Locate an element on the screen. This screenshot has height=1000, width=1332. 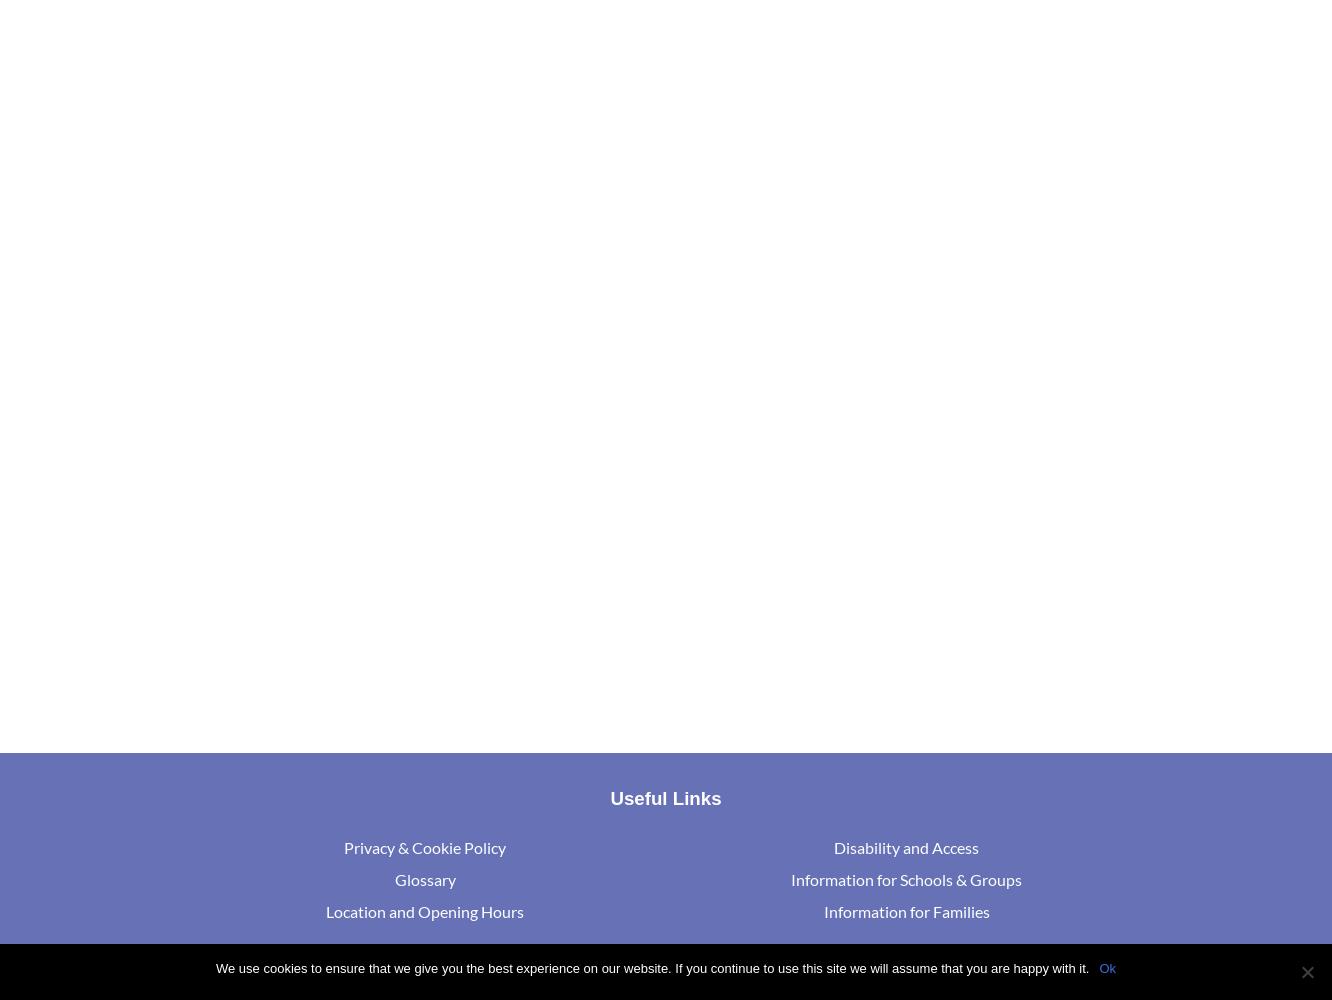
'Glossary' is located at coordinates (393, 879).